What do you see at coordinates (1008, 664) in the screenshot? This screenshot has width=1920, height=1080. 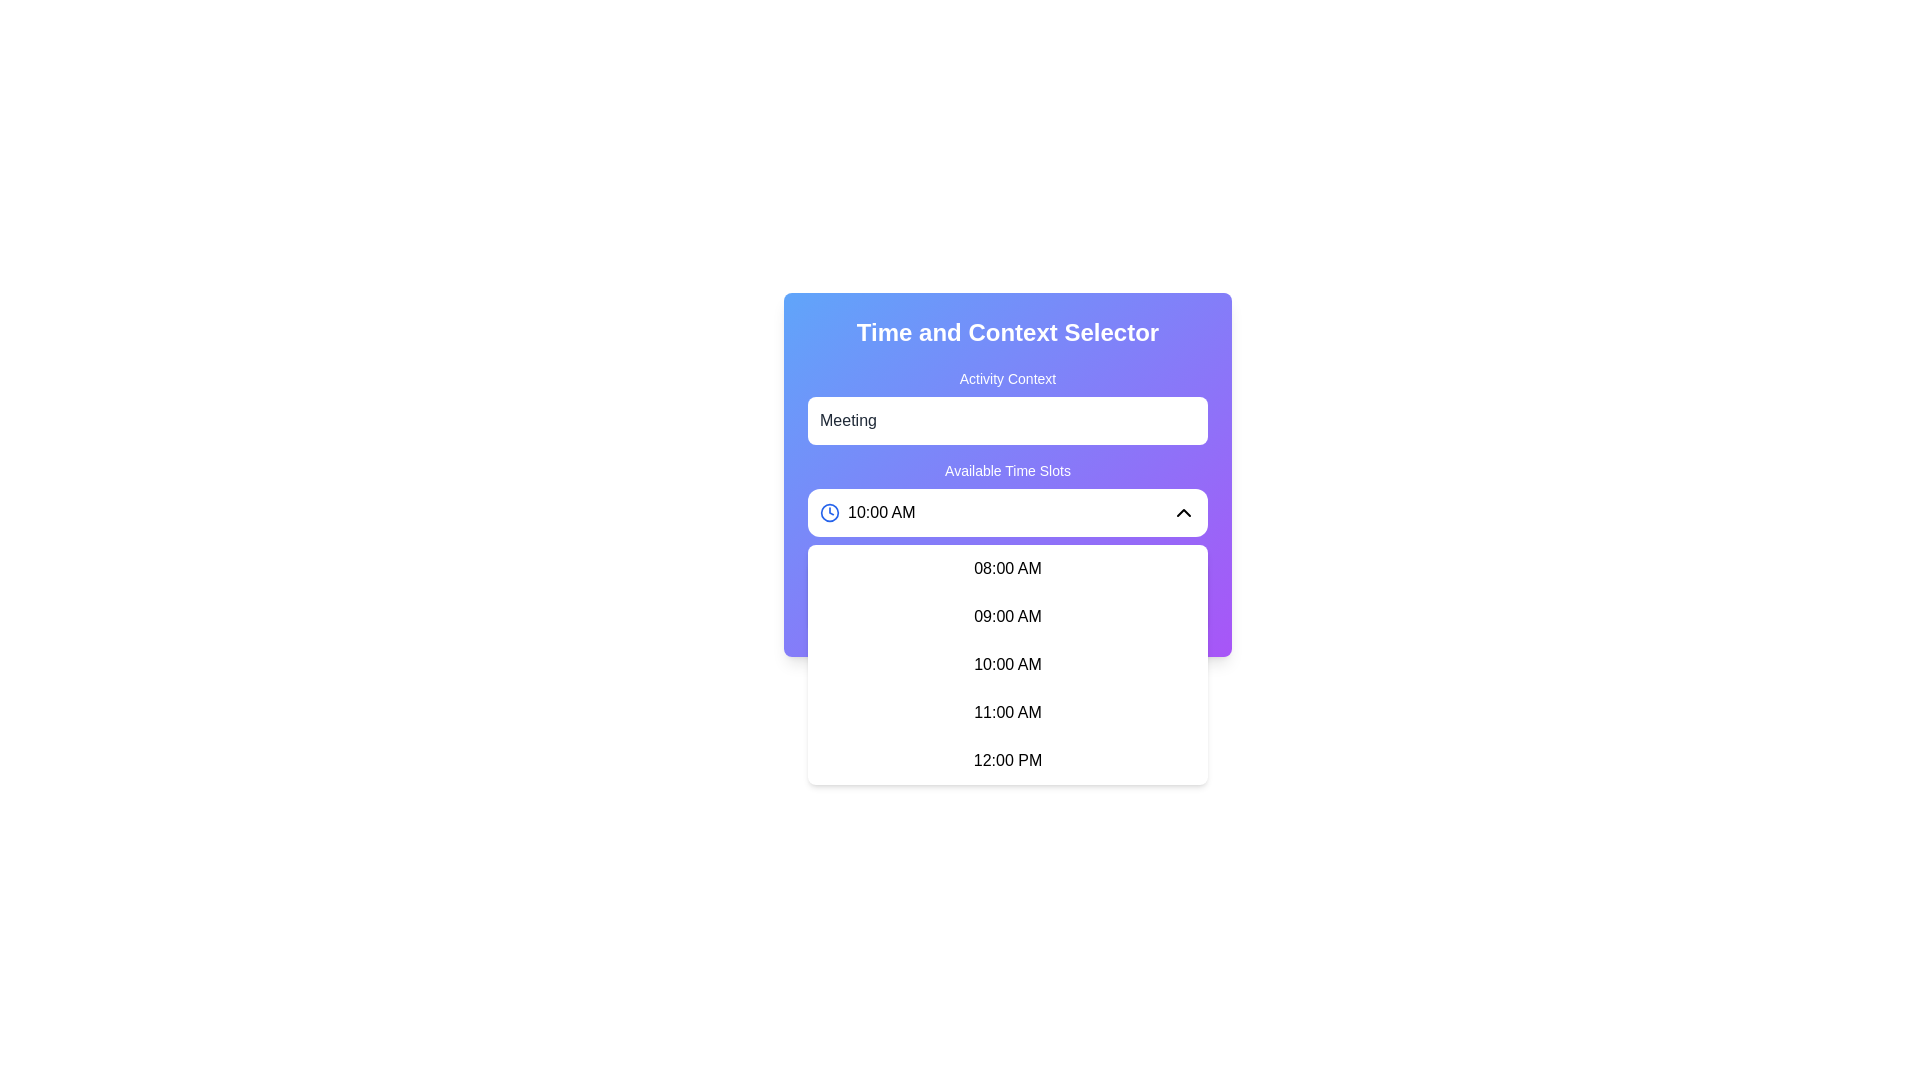 I see `the '10:00 AM' time slot, which is the third item in the dropdown menu between '09:00 AM' and '11:00 AM'` at bounding box center [1008, 664].